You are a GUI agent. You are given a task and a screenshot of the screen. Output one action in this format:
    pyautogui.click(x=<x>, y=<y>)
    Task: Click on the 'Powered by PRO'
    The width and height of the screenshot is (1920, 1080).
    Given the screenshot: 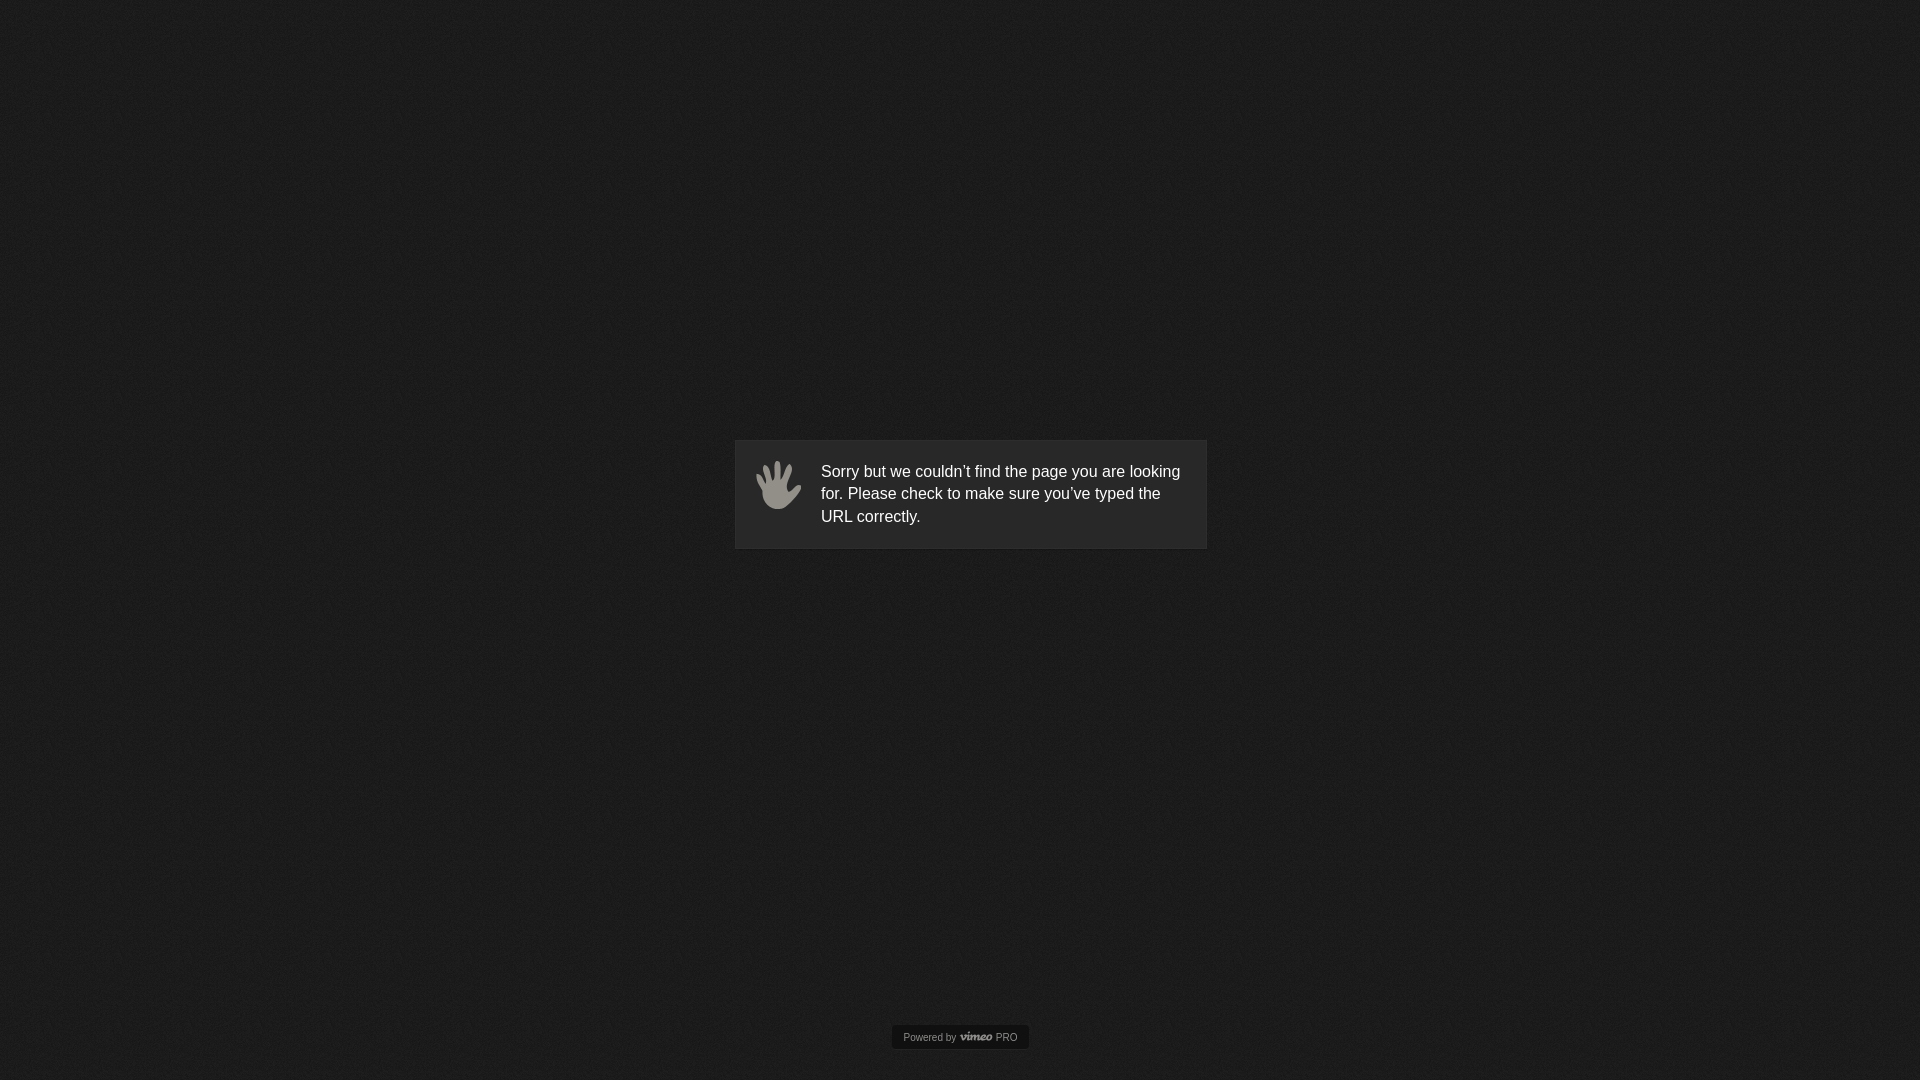 What is the action you would take?
    pyautogui.click(x=960, y=1036)
    